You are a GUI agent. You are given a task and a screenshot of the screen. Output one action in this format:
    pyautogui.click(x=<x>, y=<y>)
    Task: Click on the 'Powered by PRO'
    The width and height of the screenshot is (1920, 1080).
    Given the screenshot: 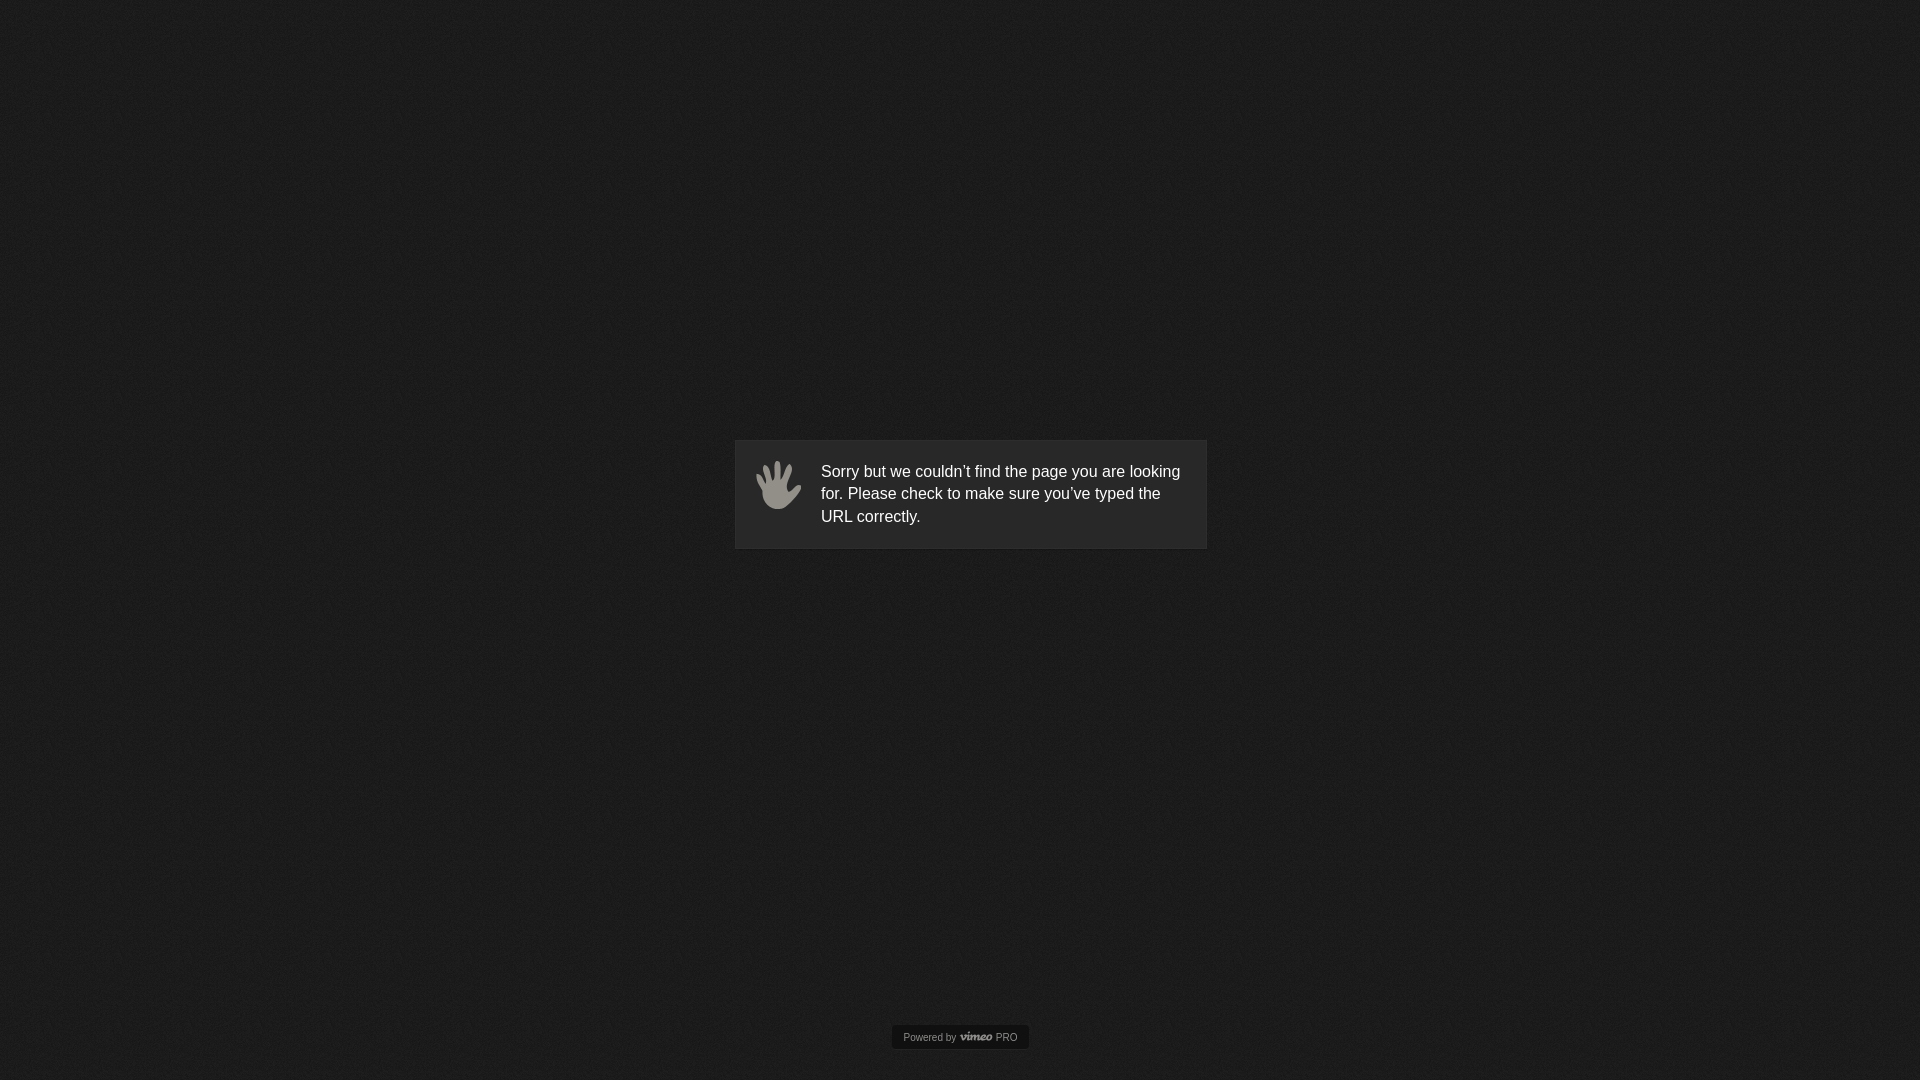 What is the action you would take?
    pyautogui.click(x=960, y=1036)
    